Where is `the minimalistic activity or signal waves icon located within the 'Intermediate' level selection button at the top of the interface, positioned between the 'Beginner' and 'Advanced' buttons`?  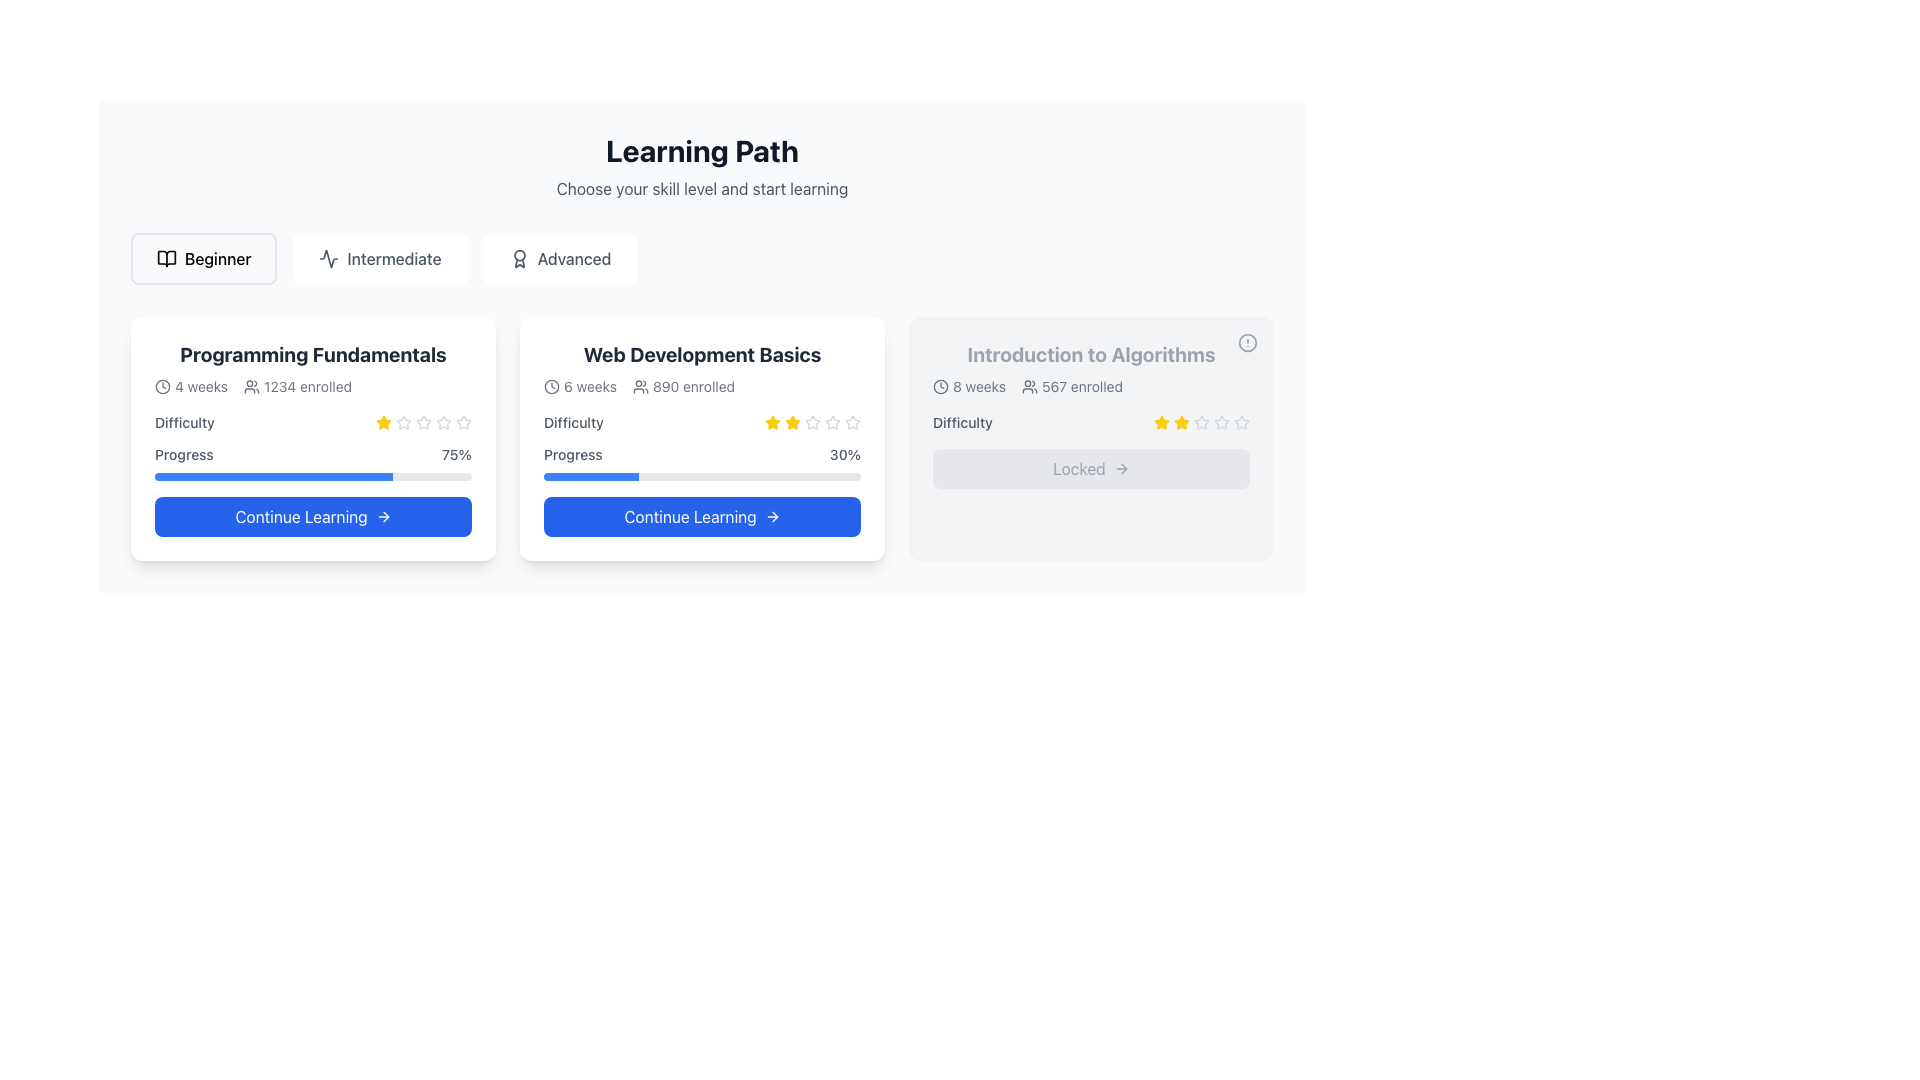 the minimalistic activity or signal waves icon located within the 'Intermediate' level selection button at the top of the interface, positioned between the 'Beginner' and 'Advanced' buttons is located at coordinates (329, 257).